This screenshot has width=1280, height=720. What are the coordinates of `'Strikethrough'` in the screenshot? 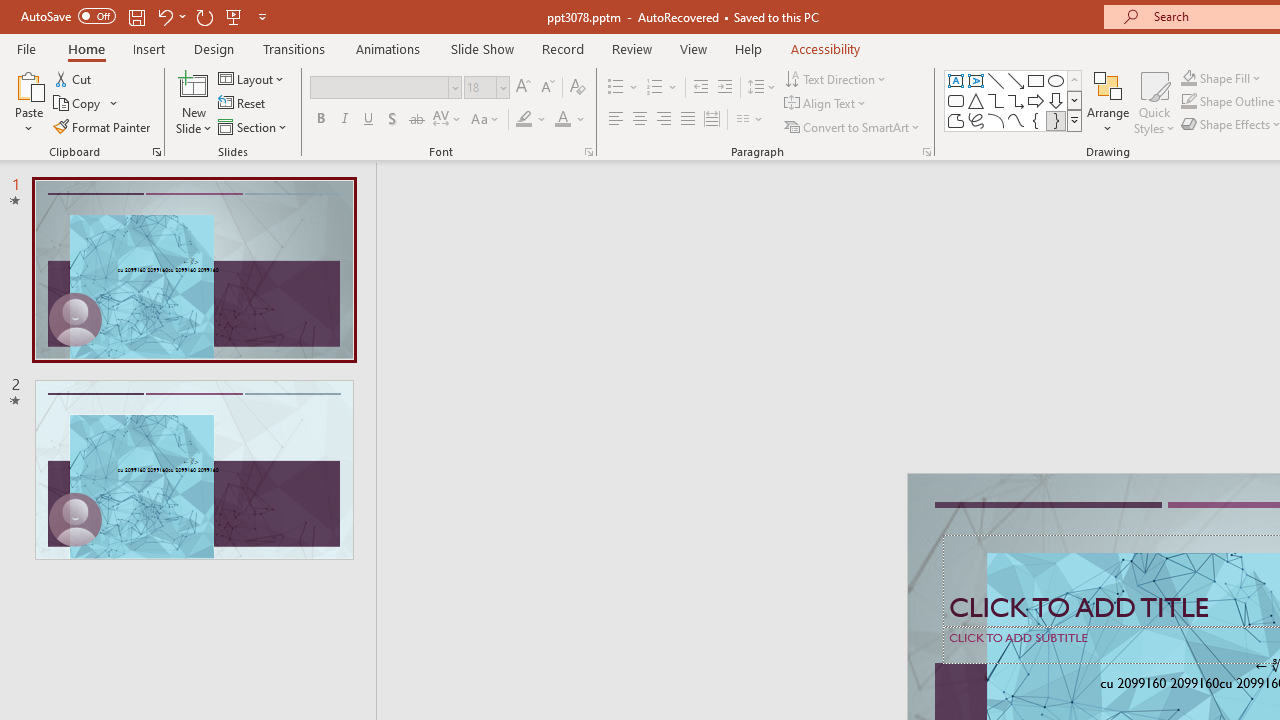 It's located at (415, 119).